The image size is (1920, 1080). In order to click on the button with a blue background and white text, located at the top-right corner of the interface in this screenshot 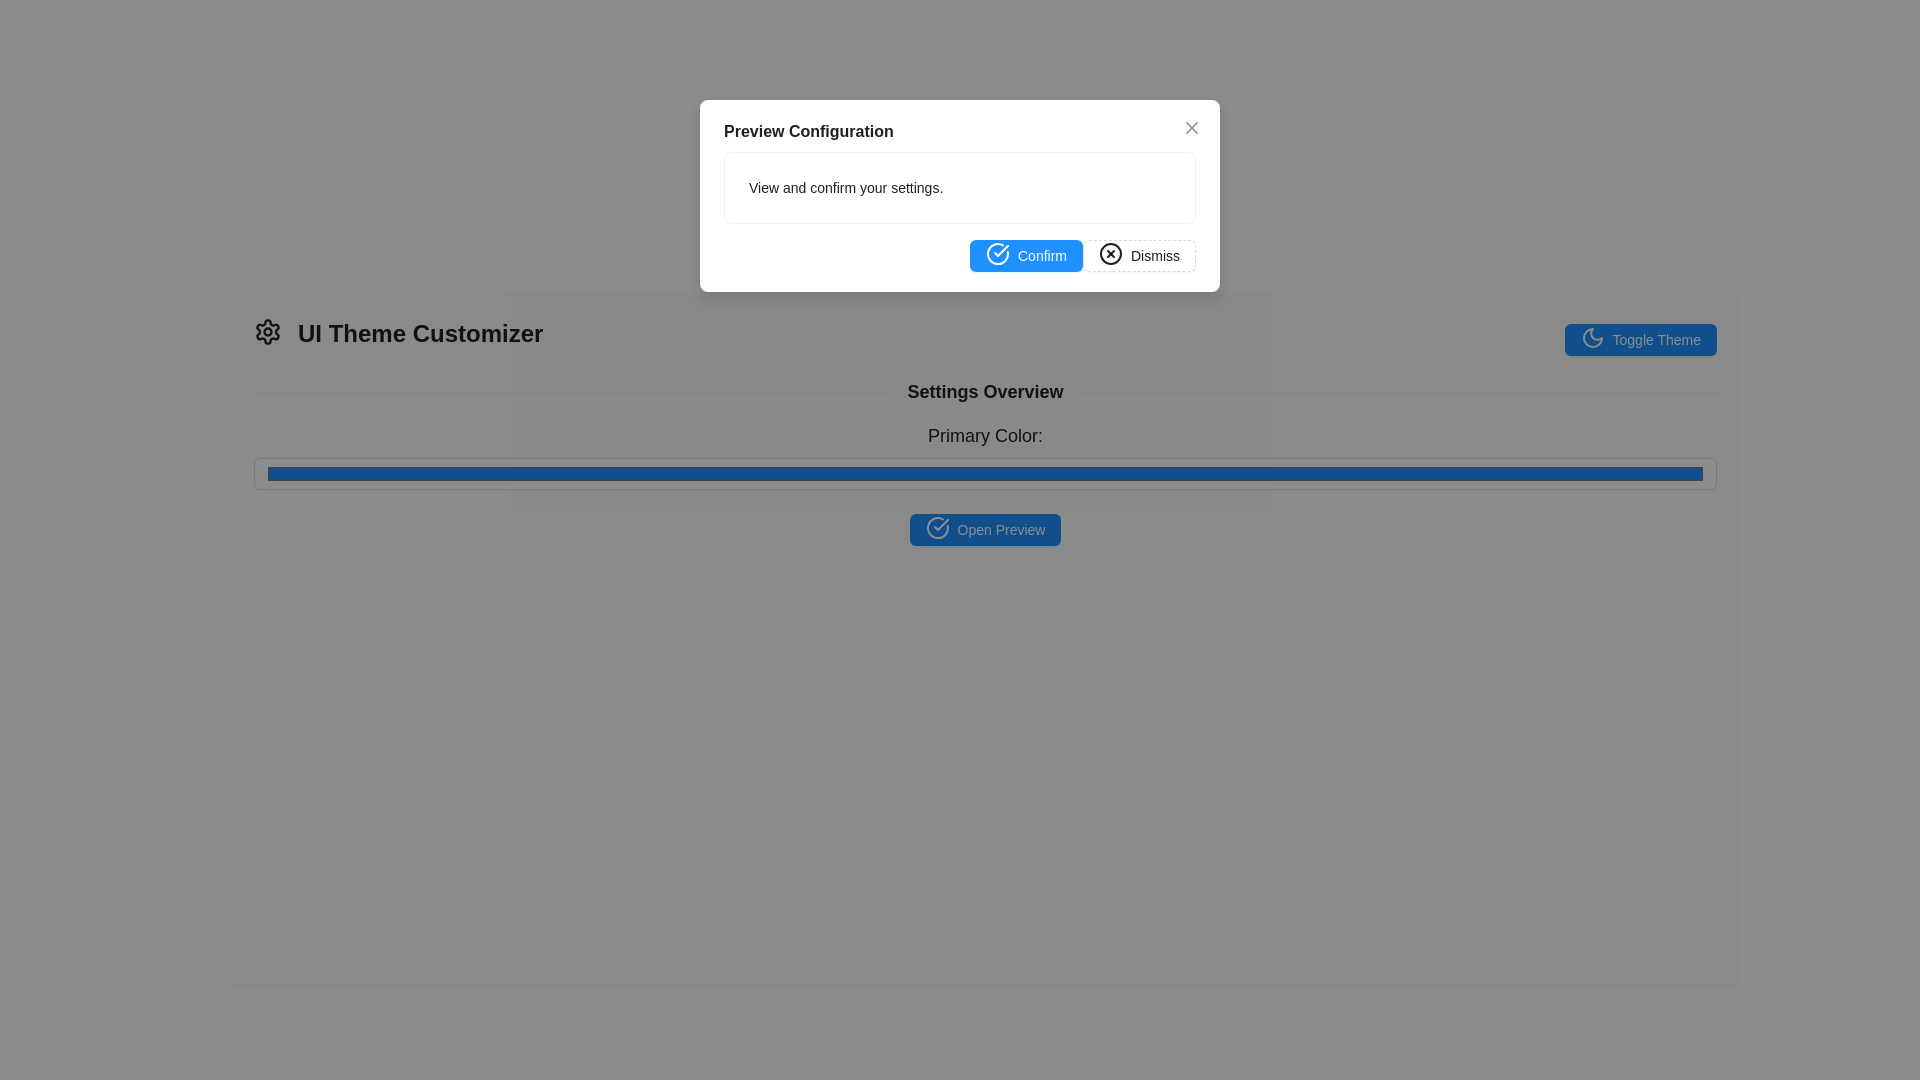, I will do `click(1656, 338)`.